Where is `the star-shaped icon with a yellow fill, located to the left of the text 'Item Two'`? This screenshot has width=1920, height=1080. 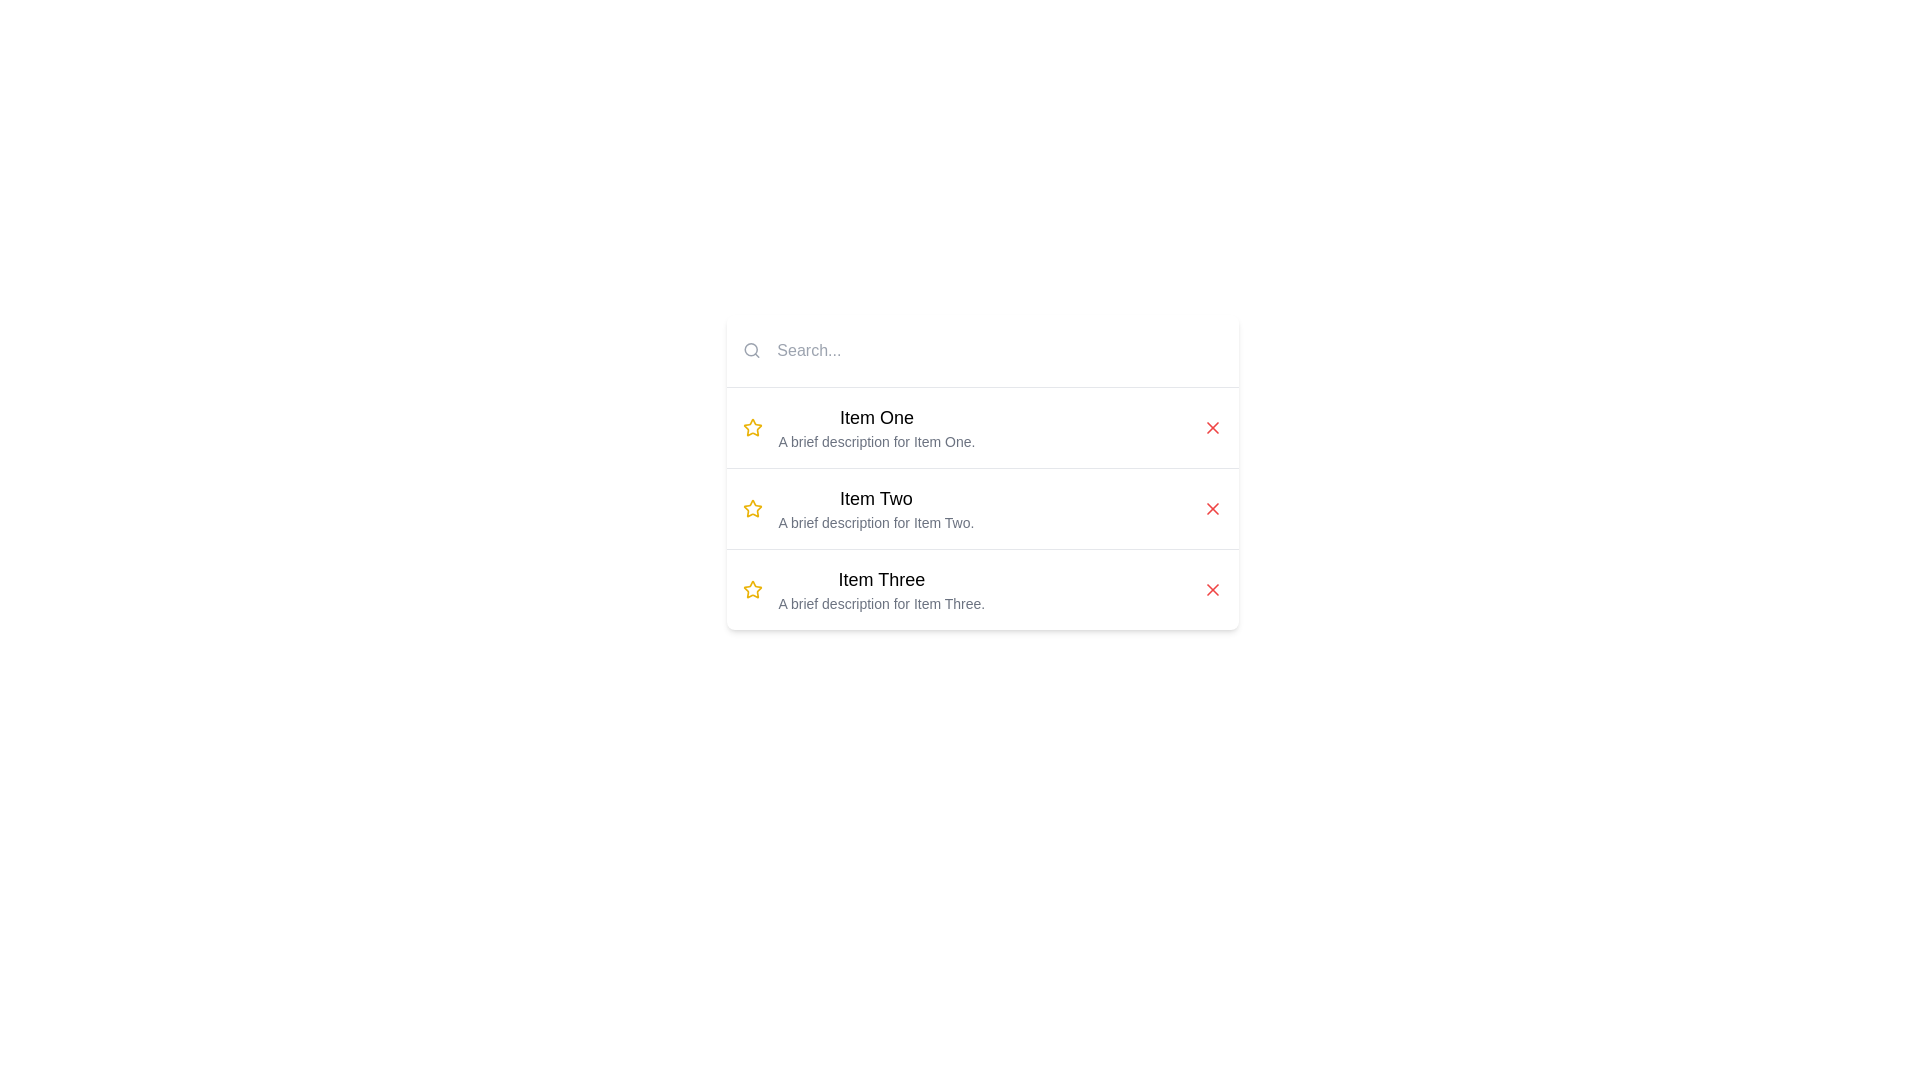
the star-shaped icon with a yellow fill, located to the left of the text 'Item Two' is located at coordinates (751, 508).